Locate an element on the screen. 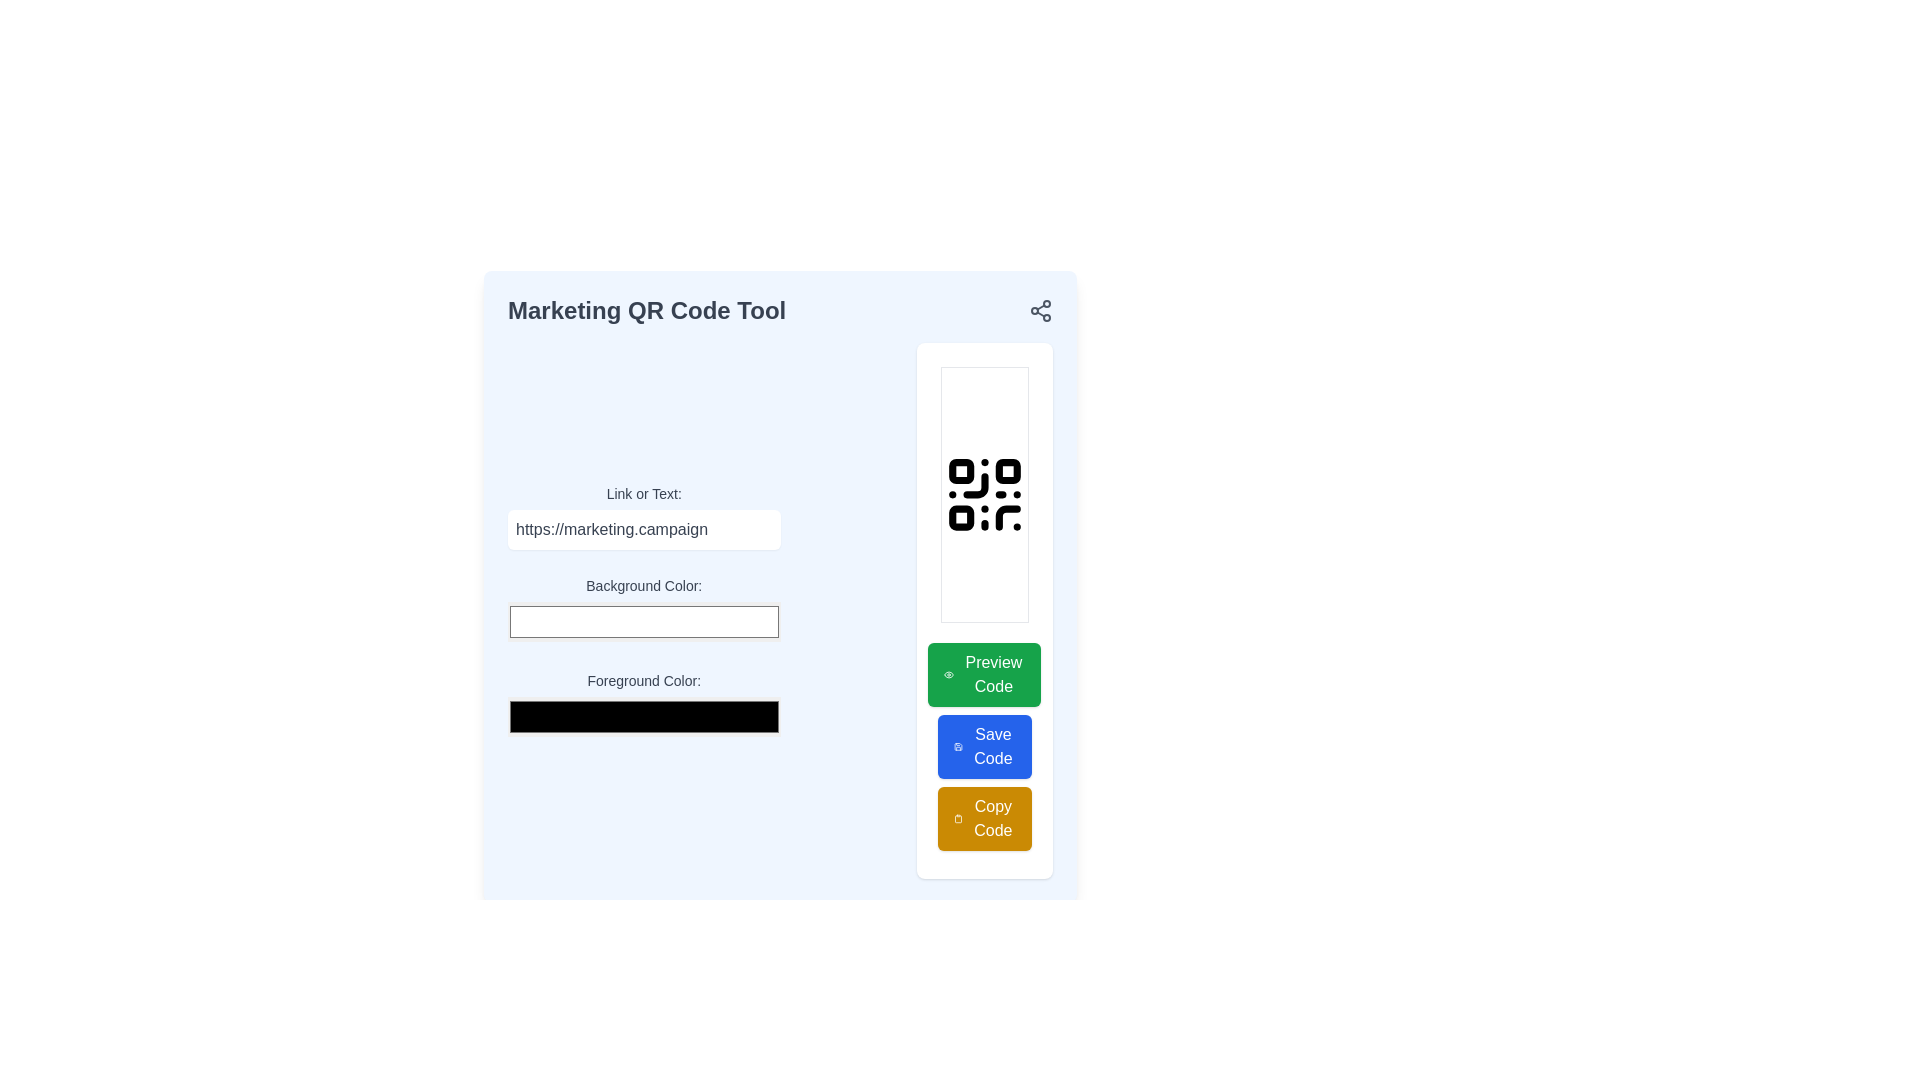  a color using the color picker input field located below the URL input field and above the foreground color selection in the 'Link or Text' group is located at coordinates (779, 609).